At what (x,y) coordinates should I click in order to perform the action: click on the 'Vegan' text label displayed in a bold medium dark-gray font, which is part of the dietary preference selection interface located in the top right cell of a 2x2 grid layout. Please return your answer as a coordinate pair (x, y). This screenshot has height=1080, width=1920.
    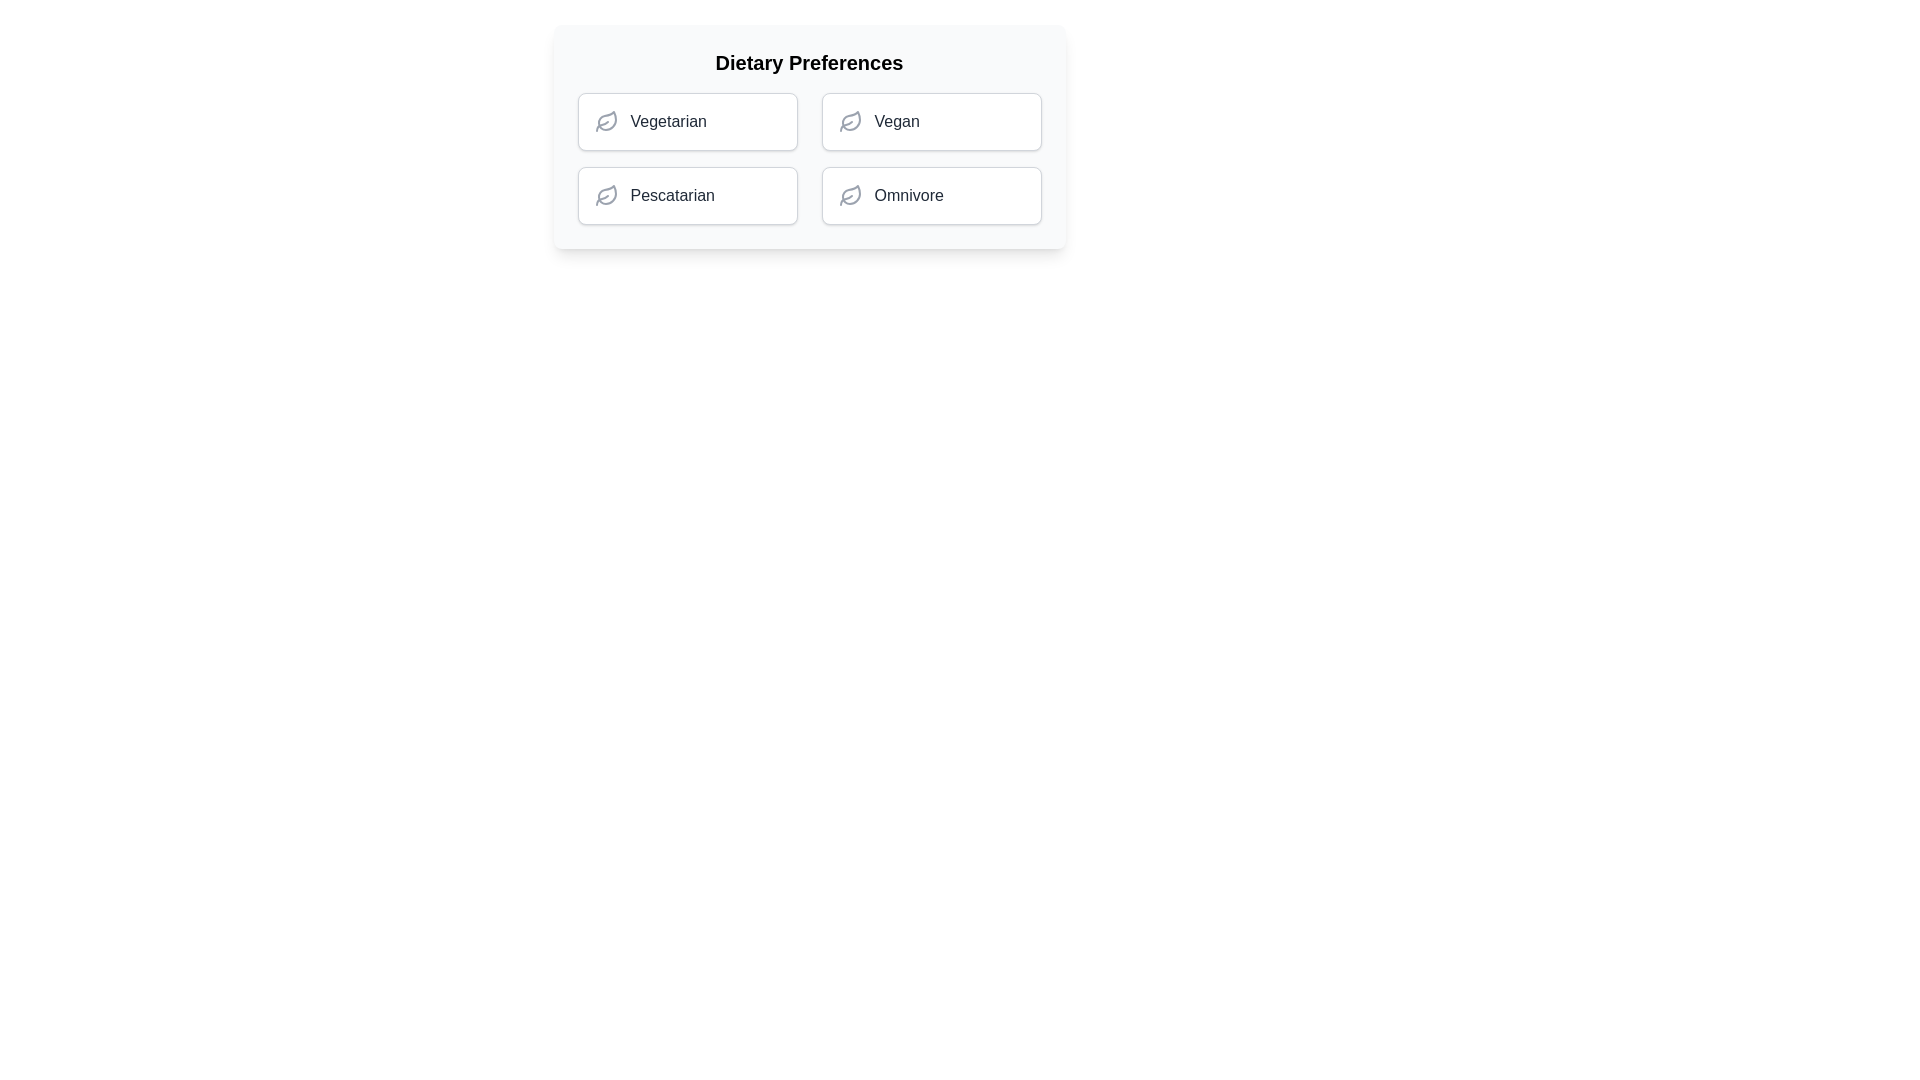
    Looking at the image, I should click on (896, 122).